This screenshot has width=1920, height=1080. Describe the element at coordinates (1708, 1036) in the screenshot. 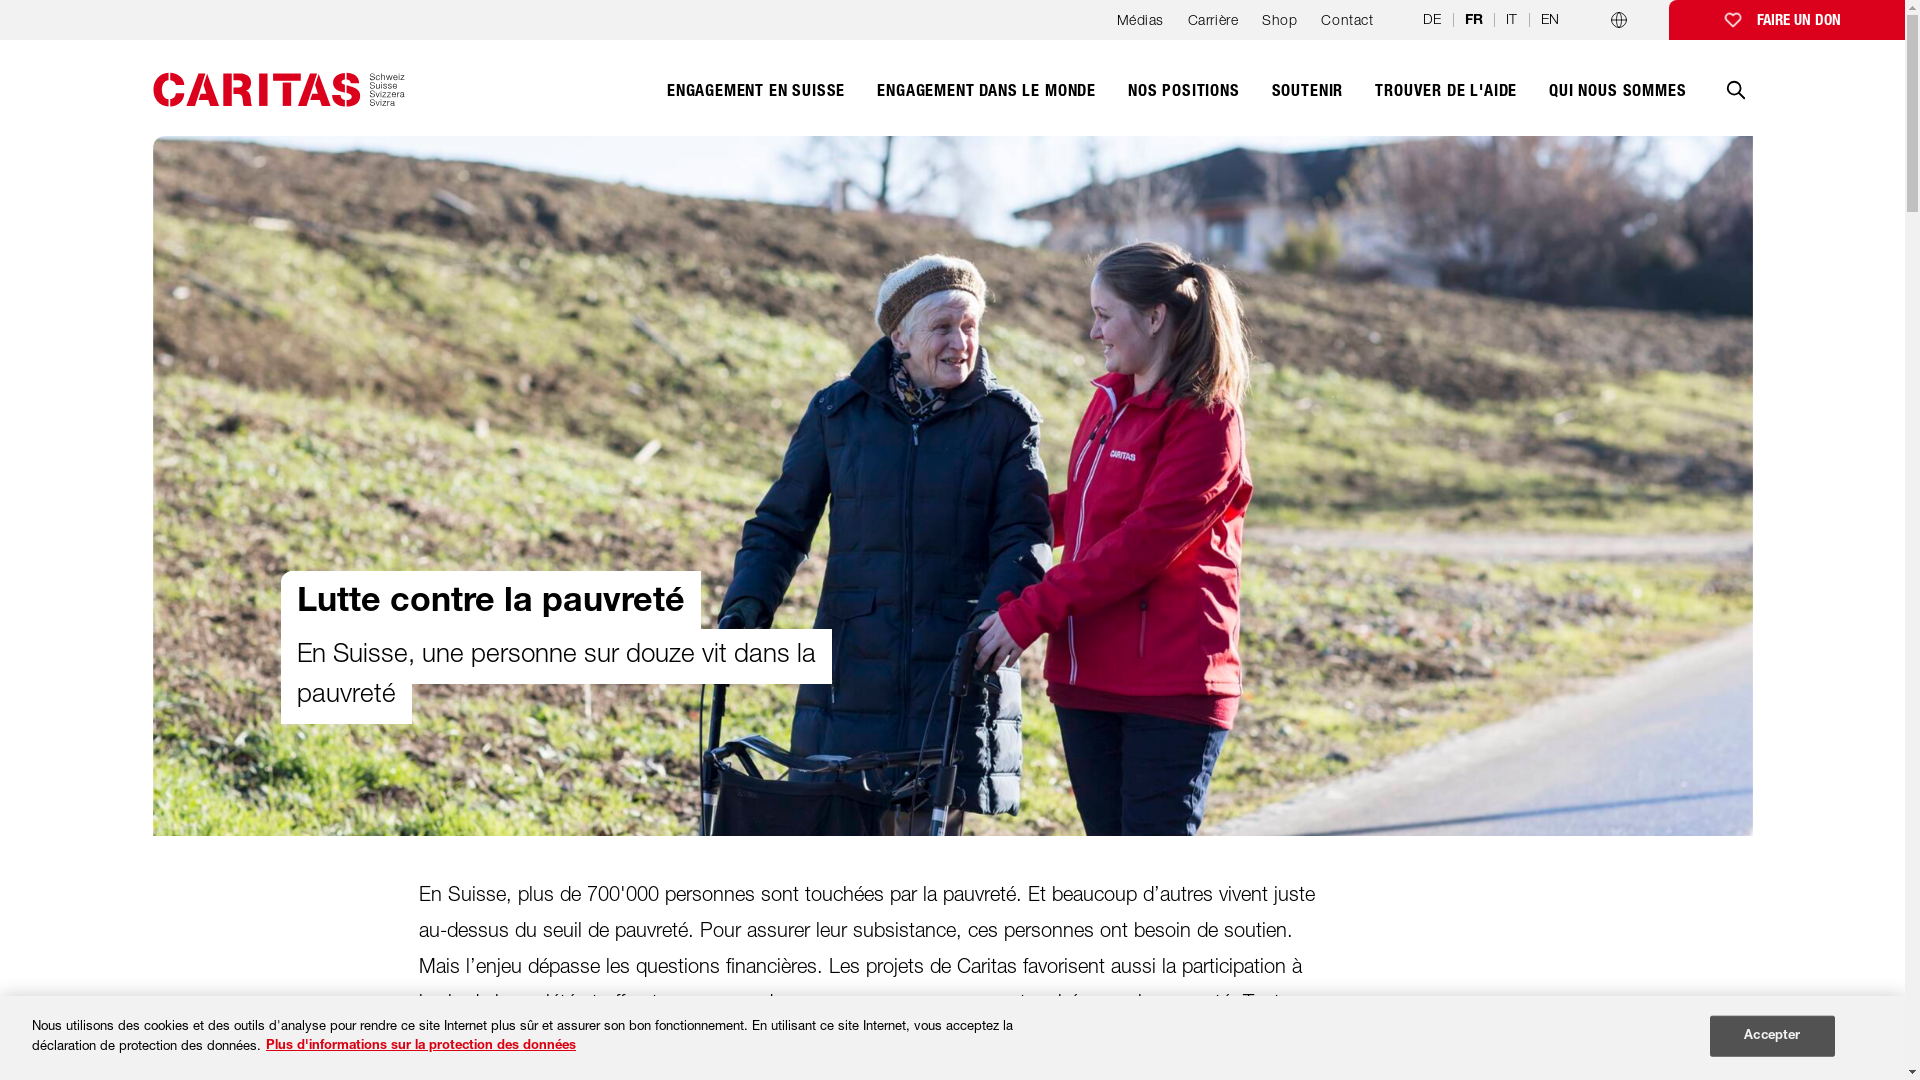

I see `'Accepter'` at that location.